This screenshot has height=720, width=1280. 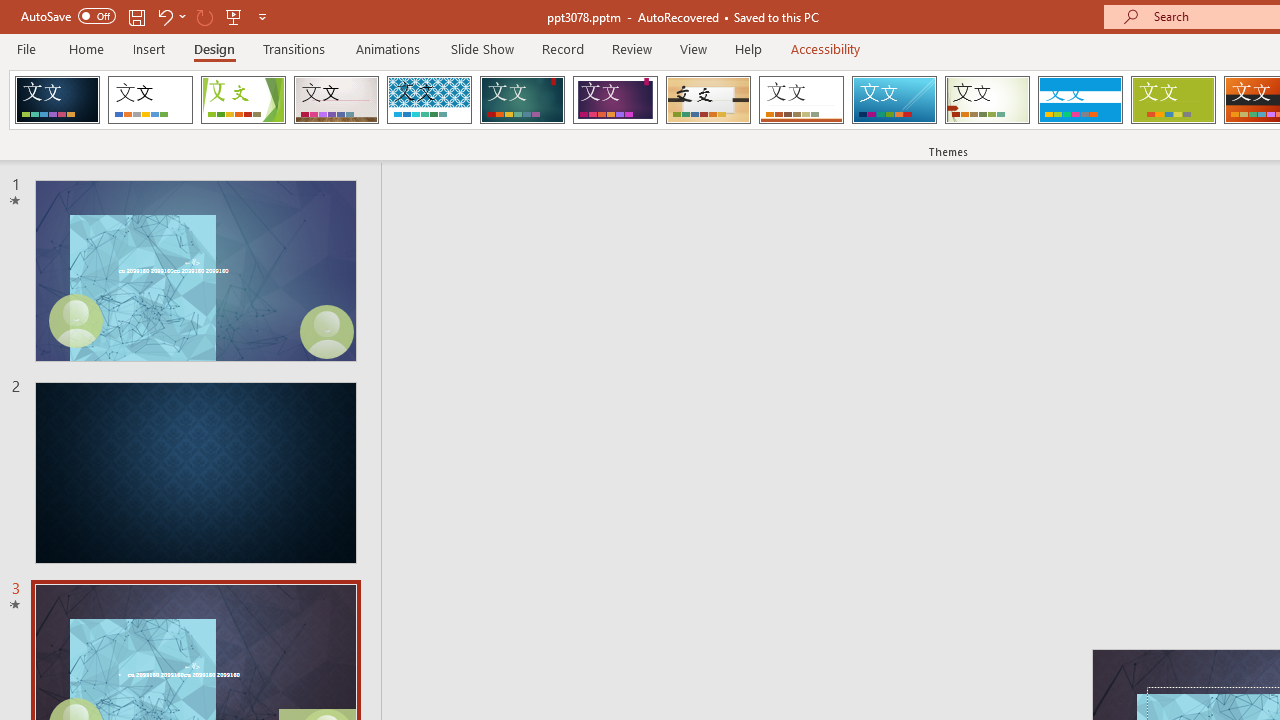 What do you see at coordinates (57, 100) in the screenshot?
I see `'Dividend'` at bounding box center [57, 100].